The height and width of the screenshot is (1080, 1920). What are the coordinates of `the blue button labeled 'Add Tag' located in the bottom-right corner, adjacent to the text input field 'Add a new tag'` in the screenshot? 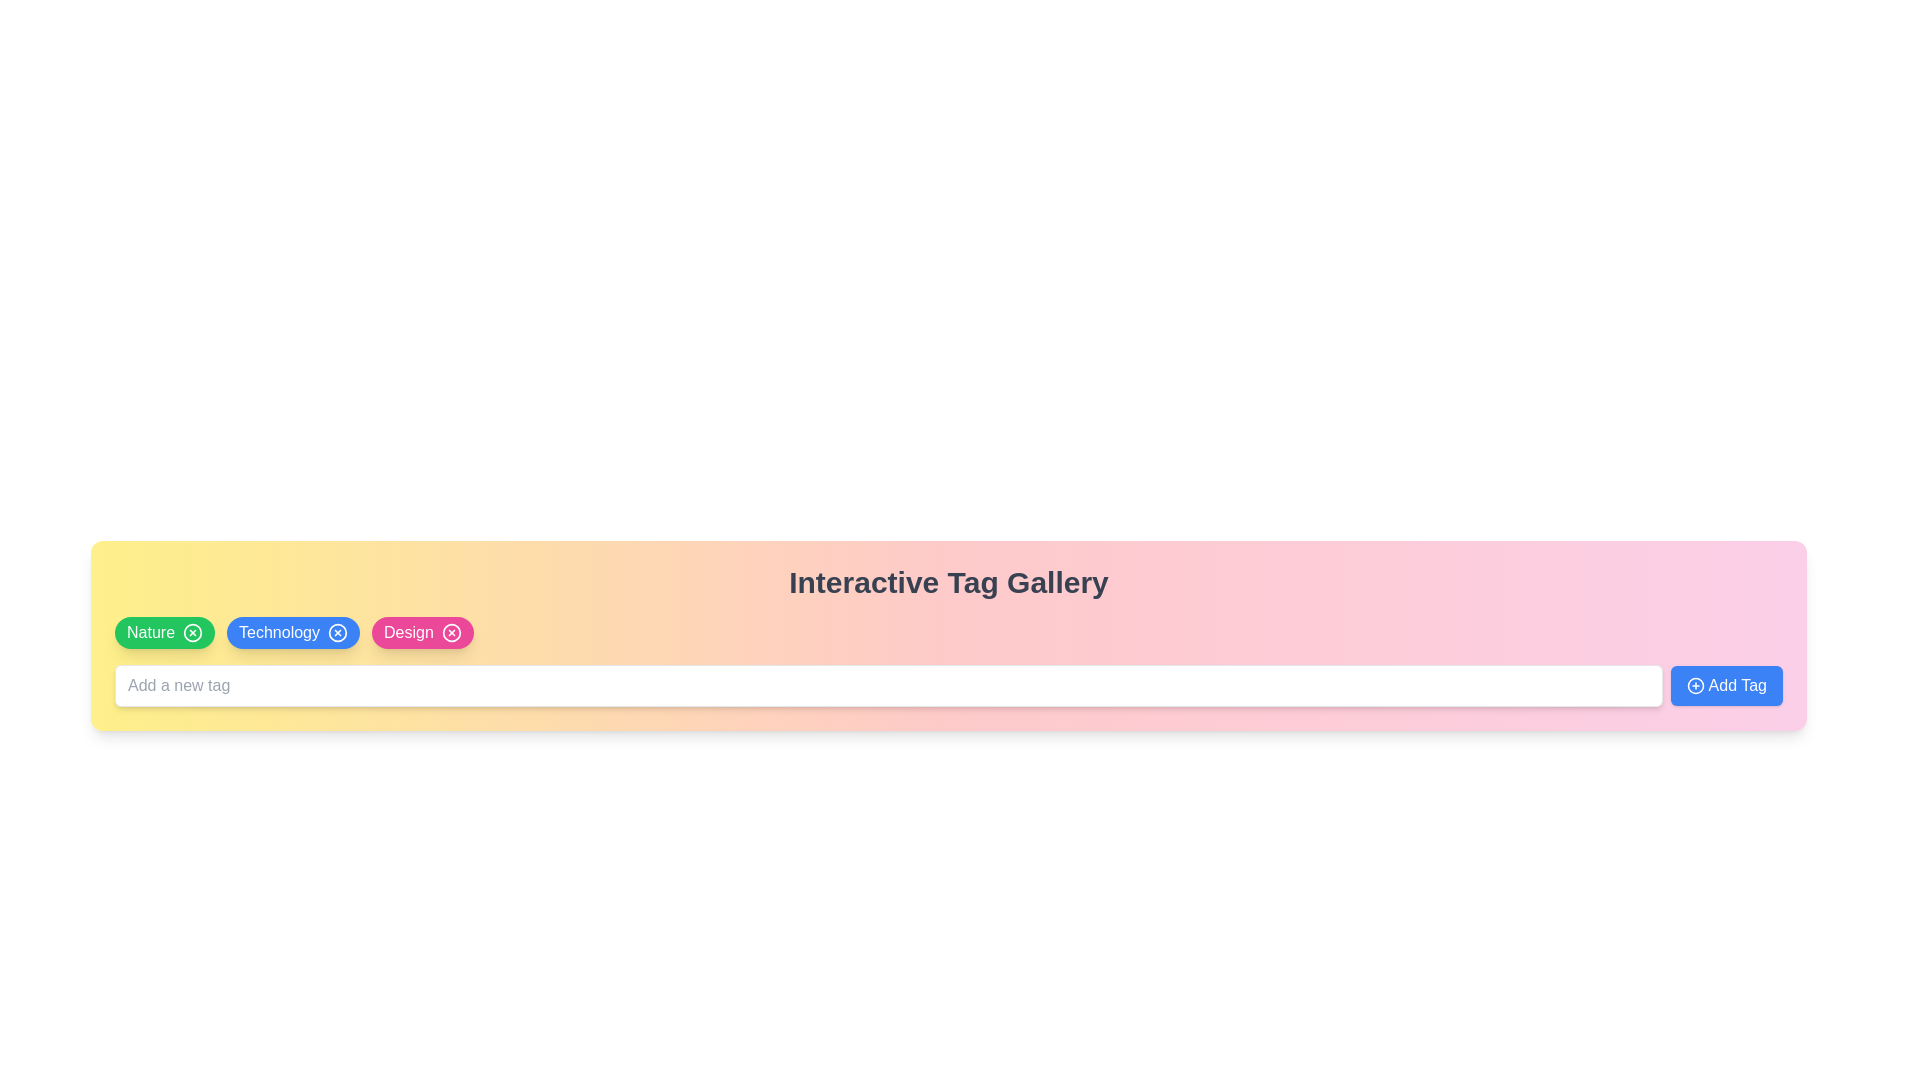 It's located at (1725, 685).